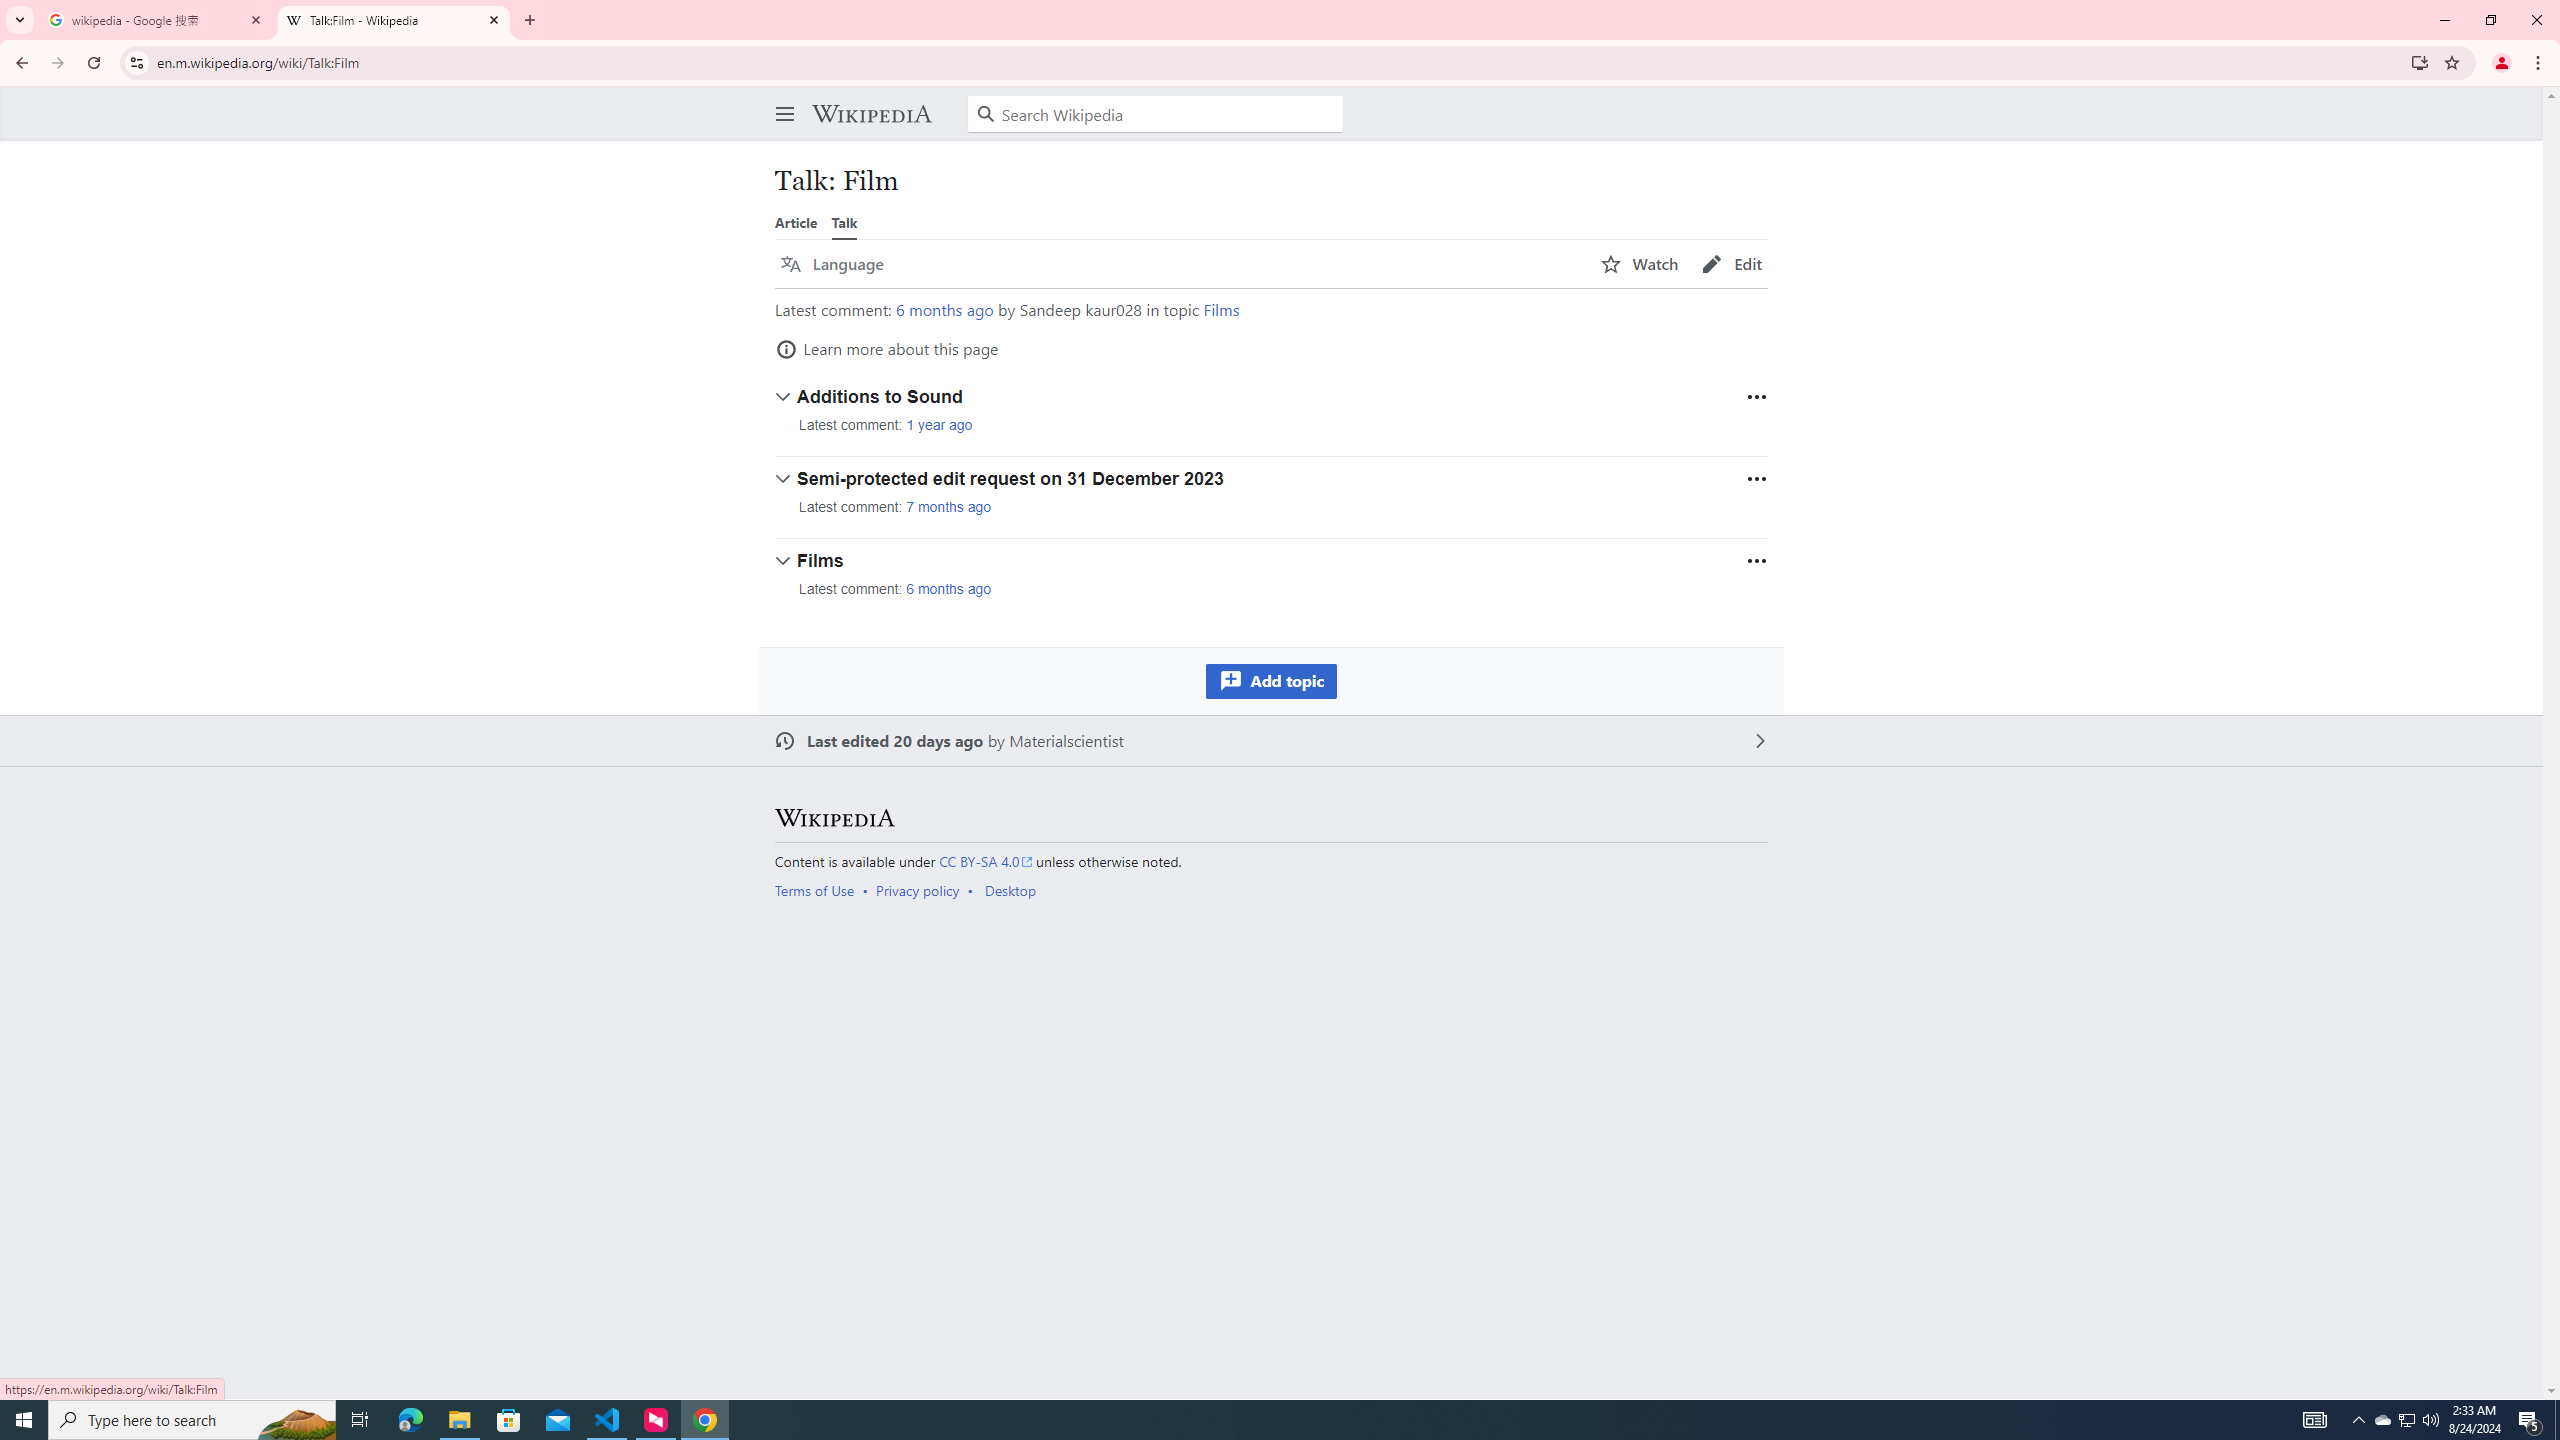  What do you see at coordinates (1731, 264) in the screenshot?
I see `'Edit'` at bounding box center [1731, 264].